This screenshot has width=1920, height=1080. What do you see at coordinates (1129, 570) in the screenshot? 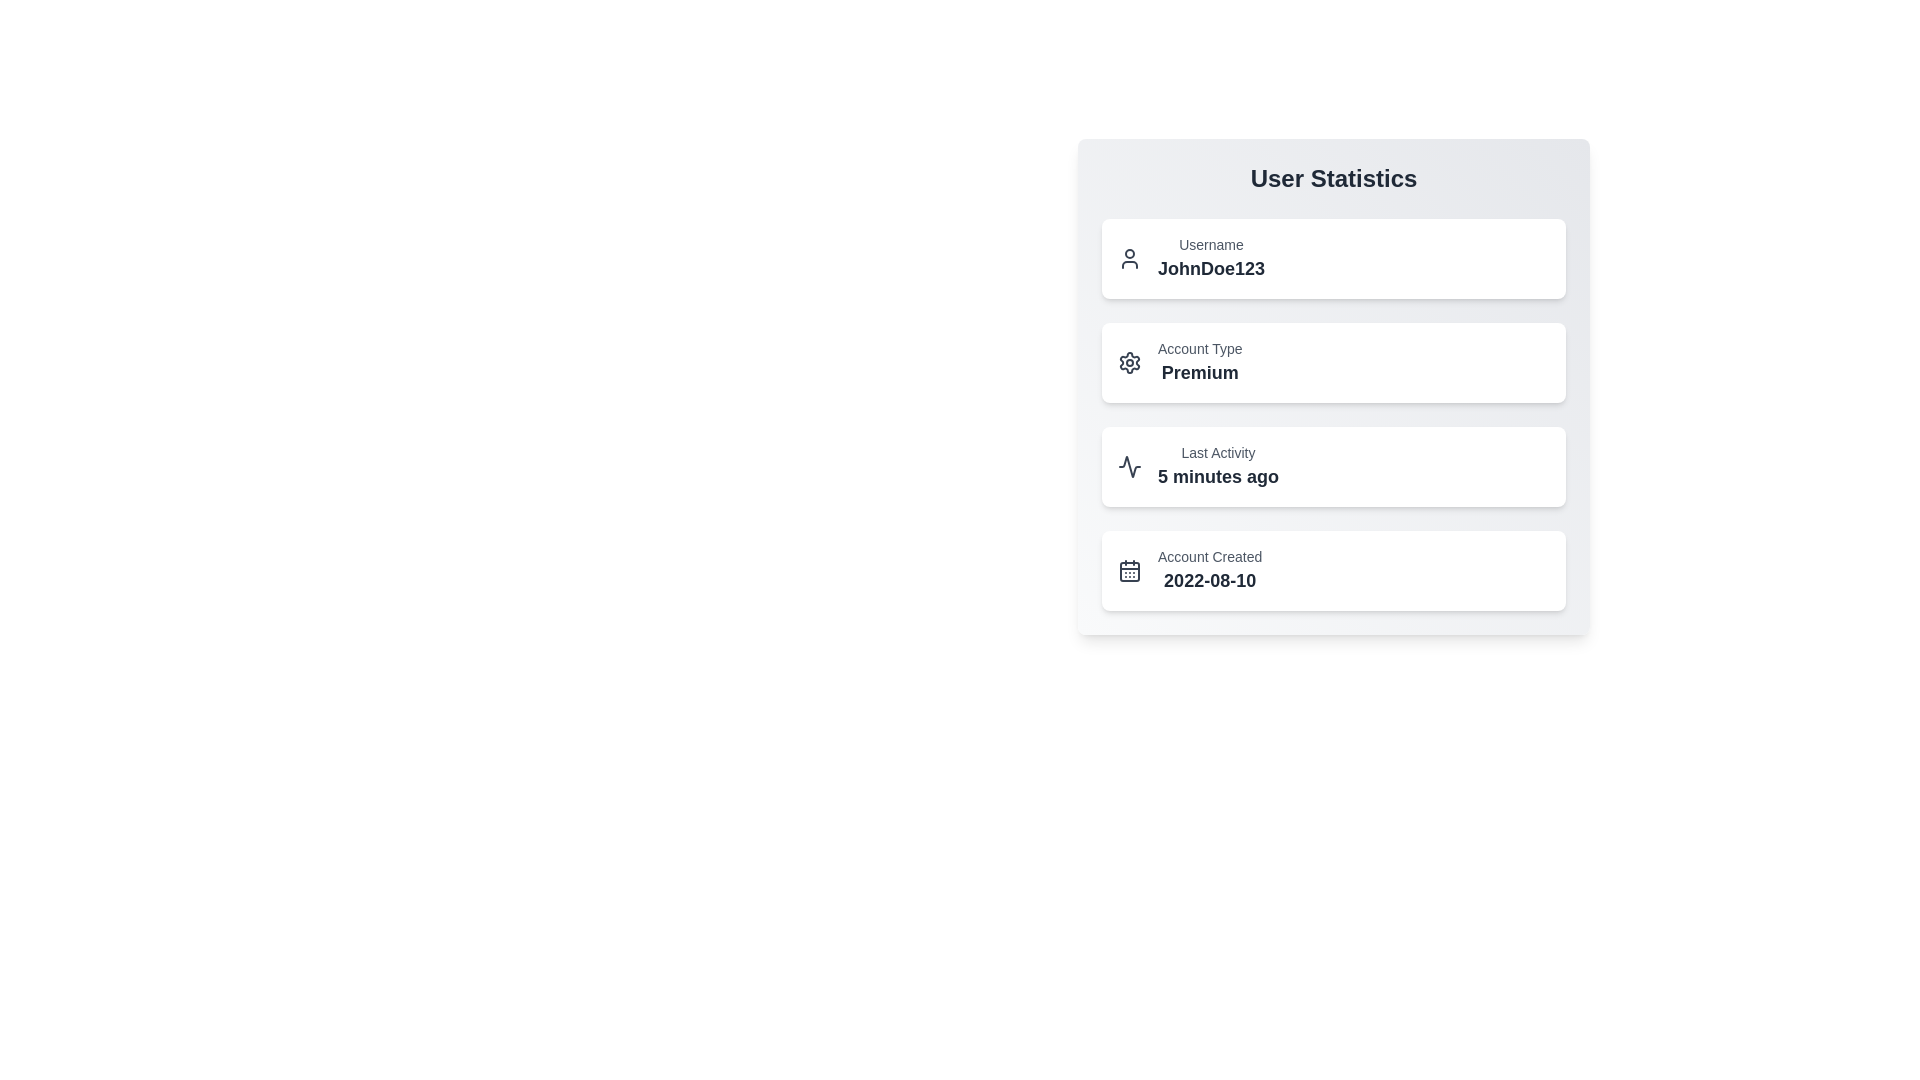
I see `the calendar icon located in the bottom-most section of the user statistics card, positioned to the left of 'Account Created' and the date '2022-08-10'` at bounding box center [1129, 570].